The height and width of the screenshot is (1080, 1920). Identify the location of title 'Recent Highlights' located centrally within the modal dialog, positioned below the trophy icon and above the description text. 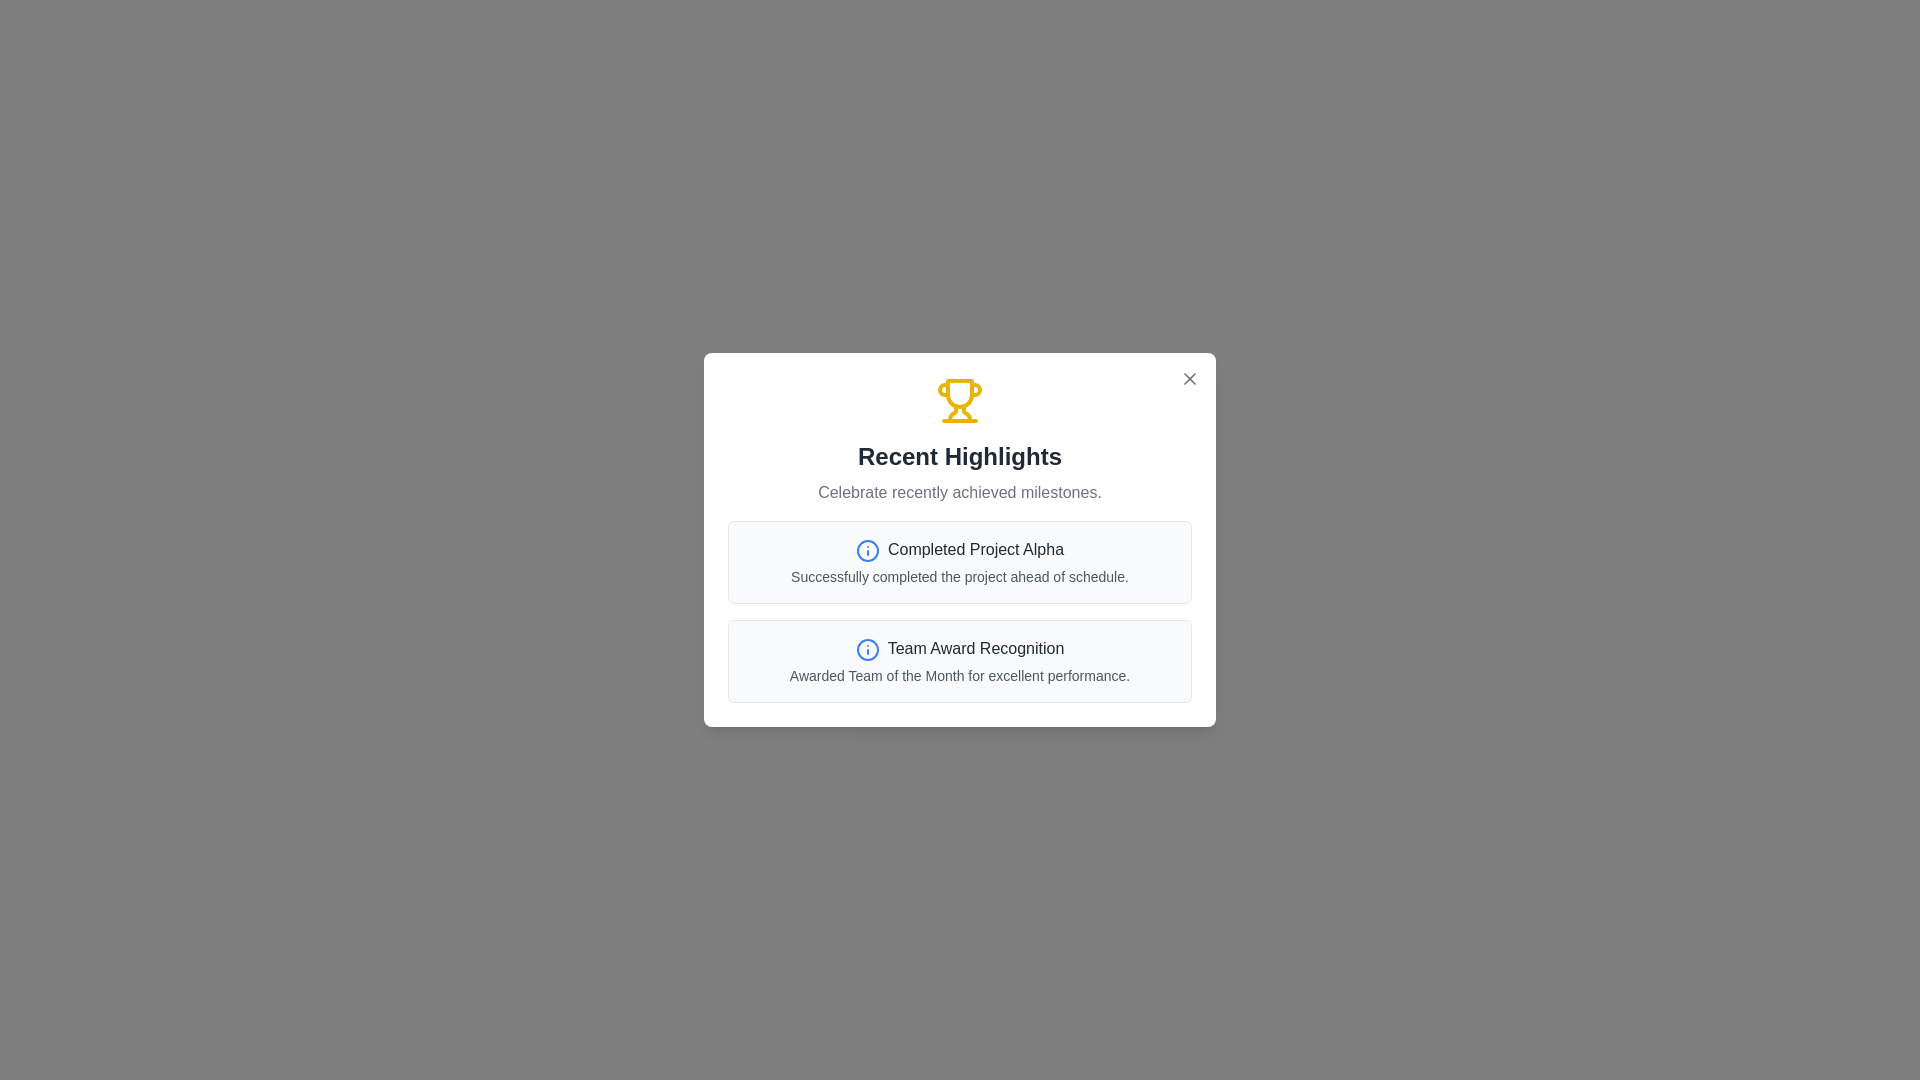
(960, 456).